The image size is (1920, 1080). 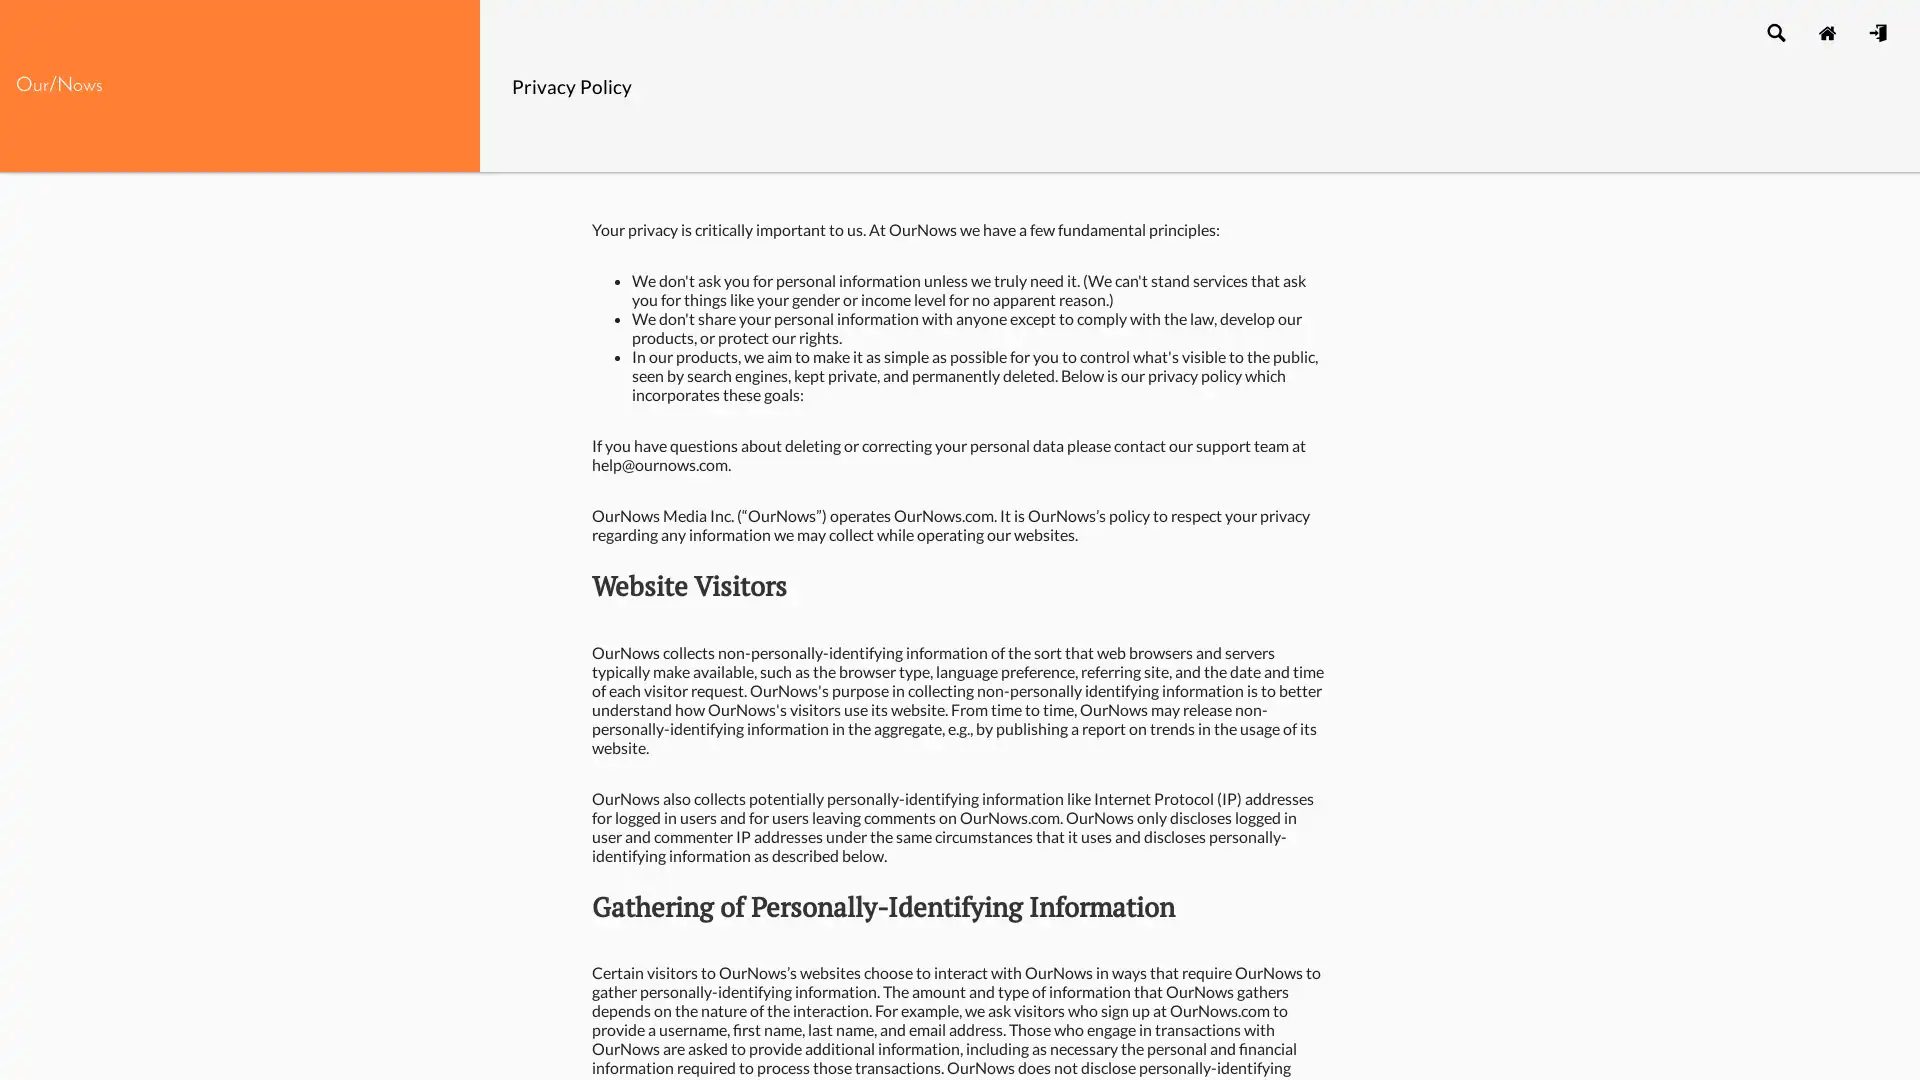 I want to click on Search, so click(x=1775, y=31).